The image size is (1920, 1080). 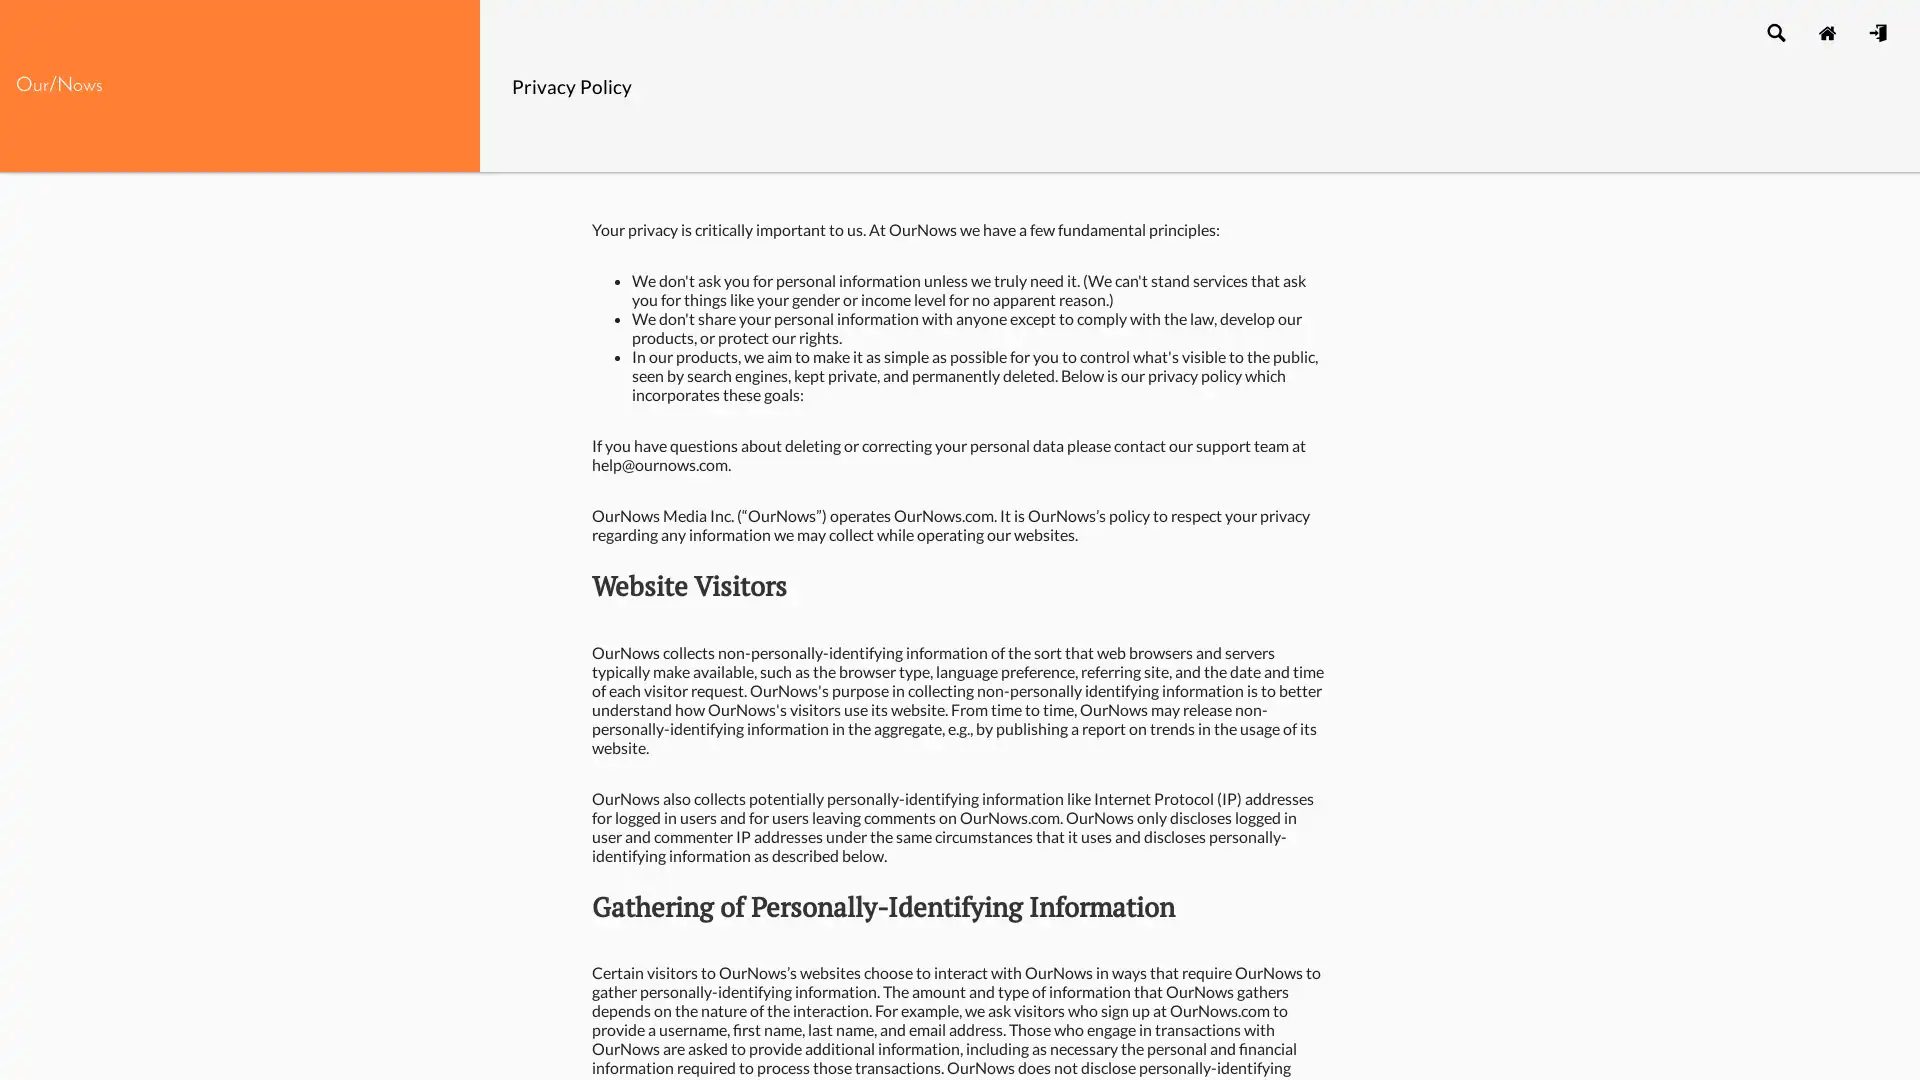 I want to click on Search, so click(x=1775, y=31).